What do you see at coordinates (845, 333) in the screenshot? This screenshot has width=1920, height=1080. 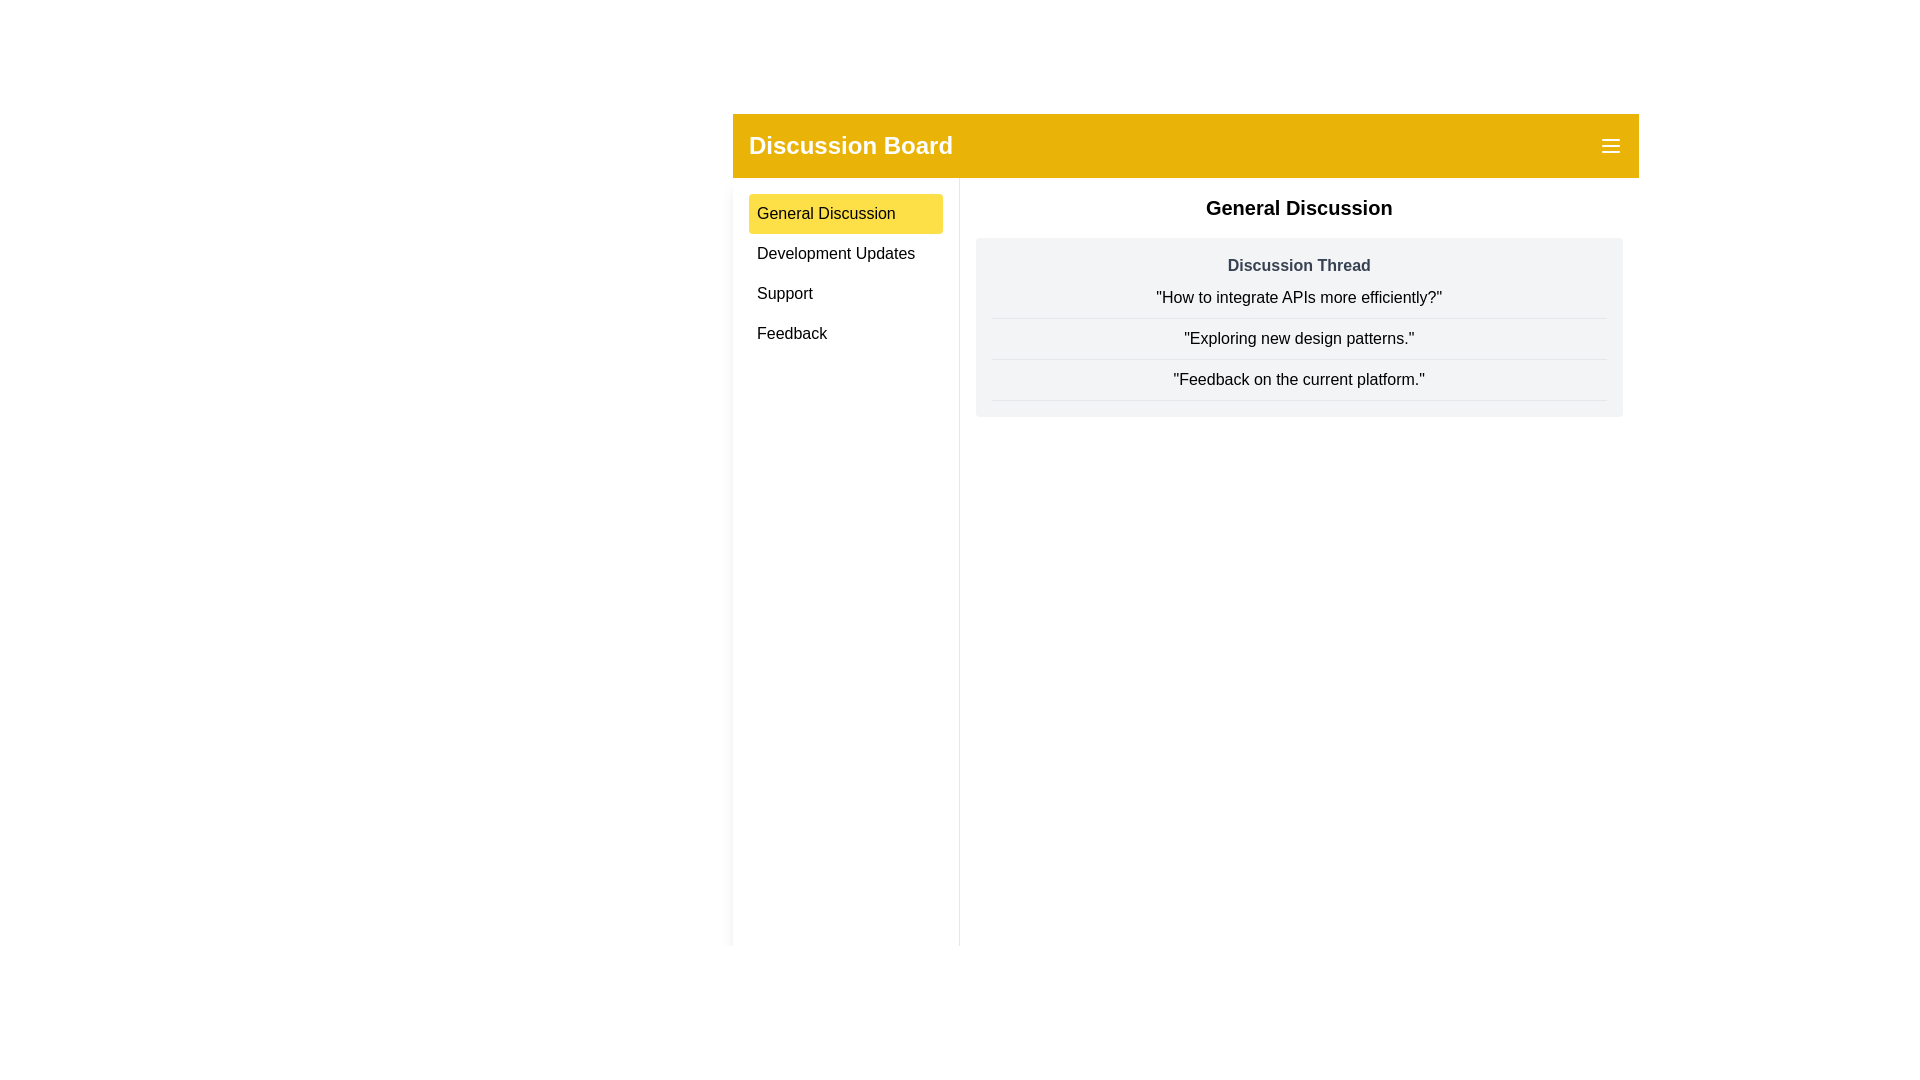 I see `the topic Feedback in the sidebar to select it` at bounding box center [845, 333].